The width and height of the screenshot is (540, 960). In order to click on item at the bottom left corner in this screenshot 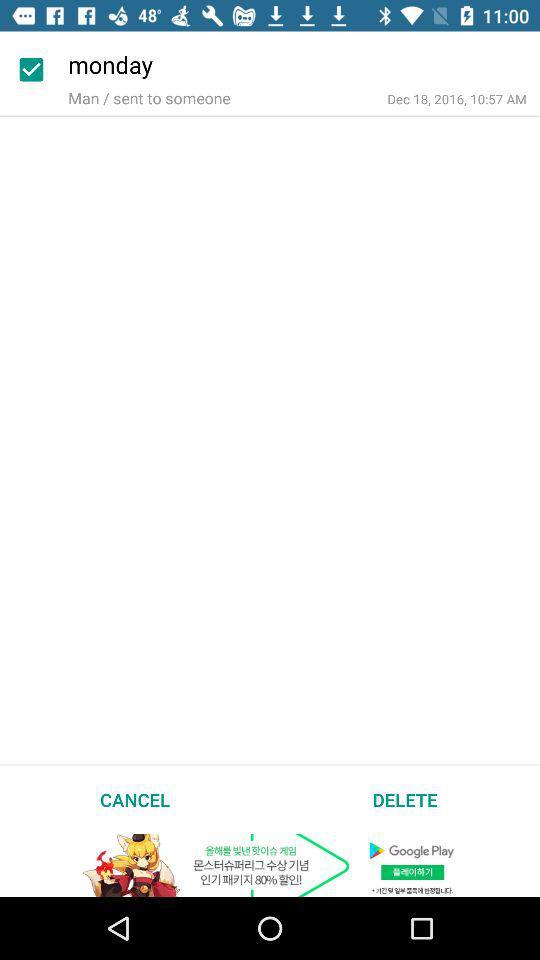, I will do `click(135, 799)`.